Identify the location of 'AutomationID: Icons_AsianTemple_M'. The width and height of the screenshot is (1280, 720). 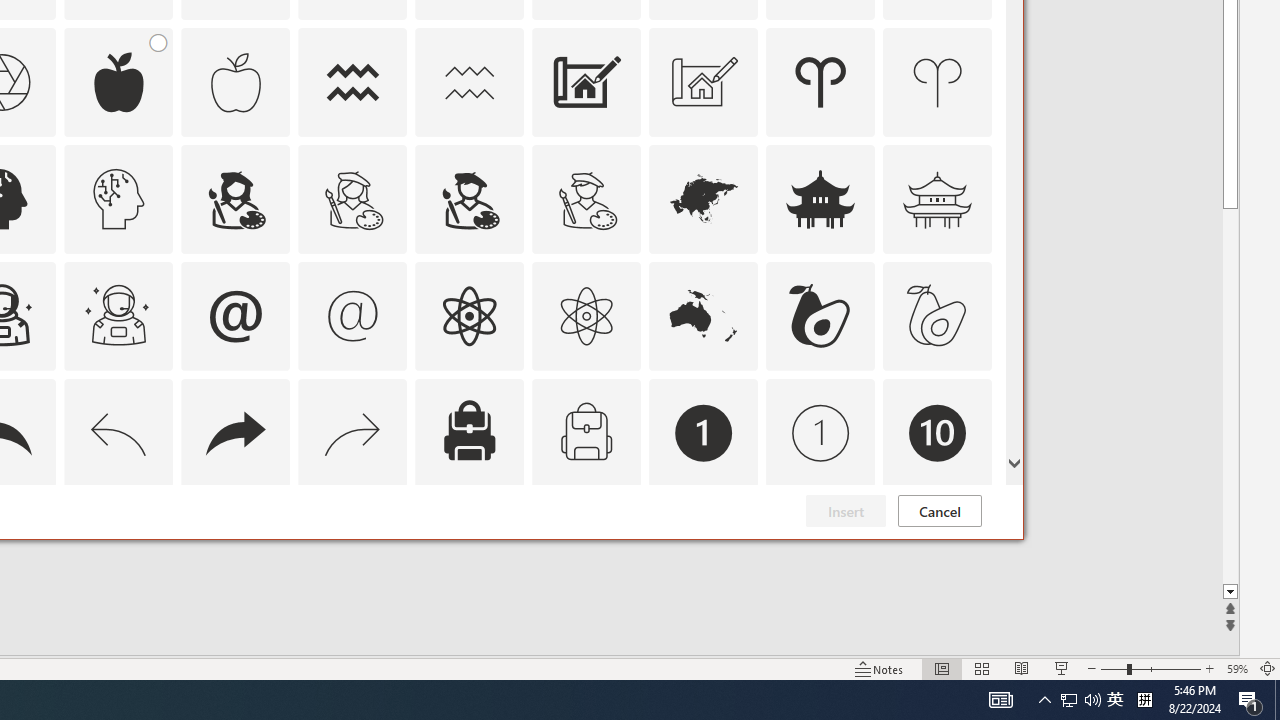
(937, 198).